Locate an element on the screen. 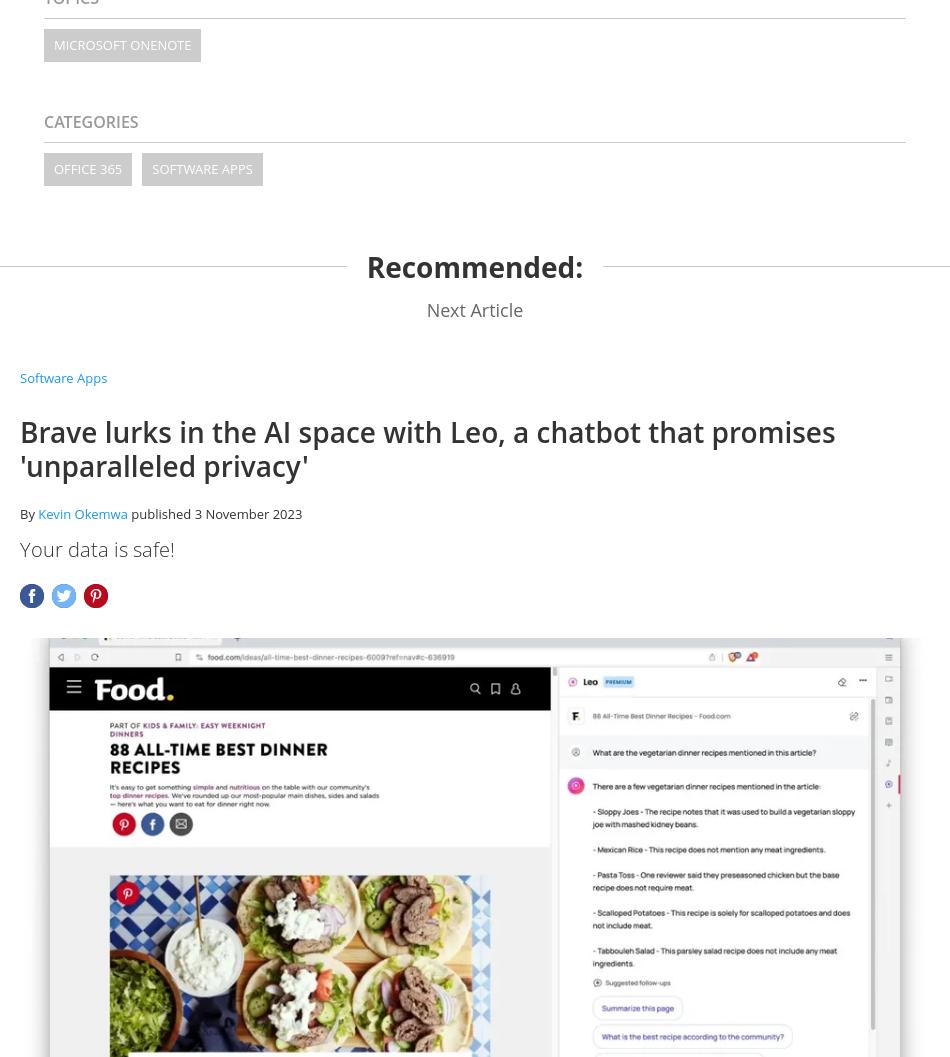 The height and width of the screenshot is (1057, 950). 'Your data is safe!' is located at coordinates (97, 547).